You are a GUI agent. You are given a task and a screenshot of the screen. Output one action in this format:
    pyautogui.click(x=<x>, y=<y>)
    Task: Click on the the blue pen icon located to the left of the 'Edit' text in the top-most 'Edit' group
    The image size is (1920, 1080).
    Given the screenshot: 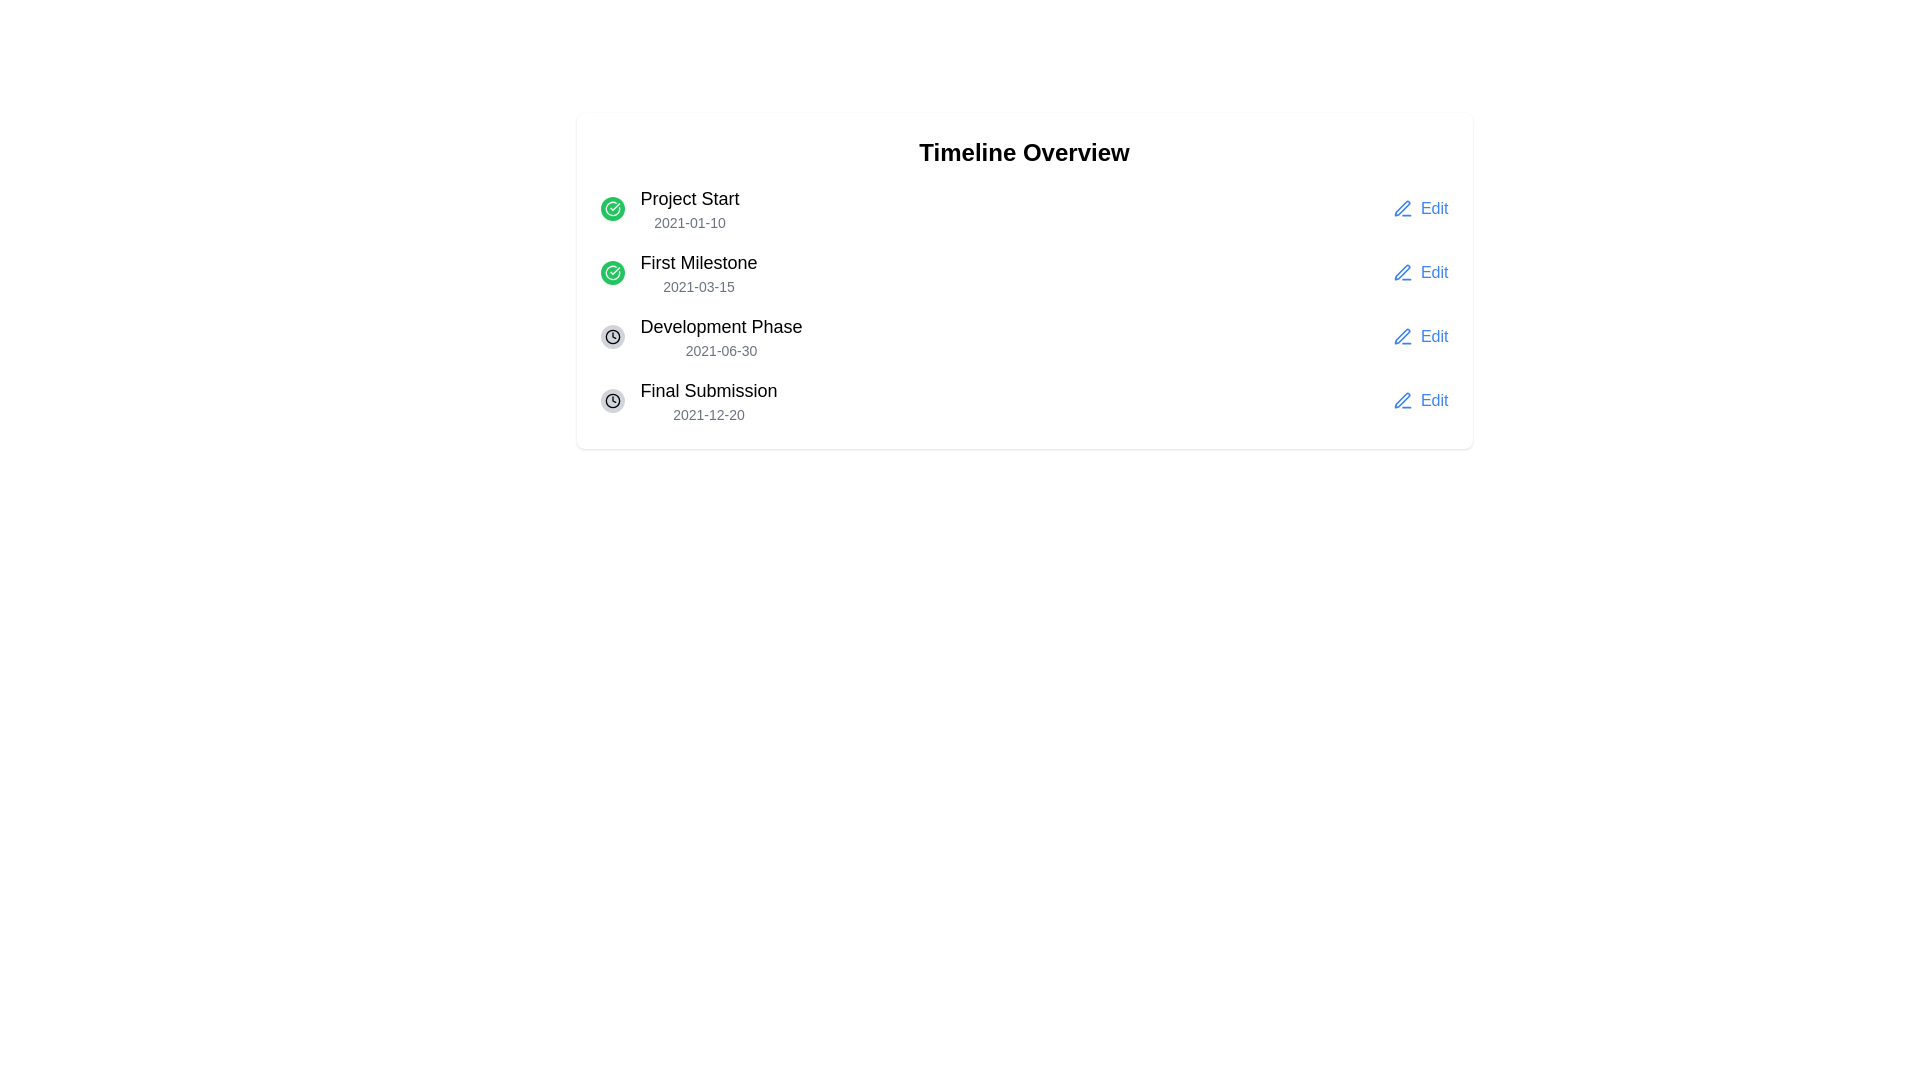 What is the action you would take?
    pyautogui.click(x=1401, y=208)
    